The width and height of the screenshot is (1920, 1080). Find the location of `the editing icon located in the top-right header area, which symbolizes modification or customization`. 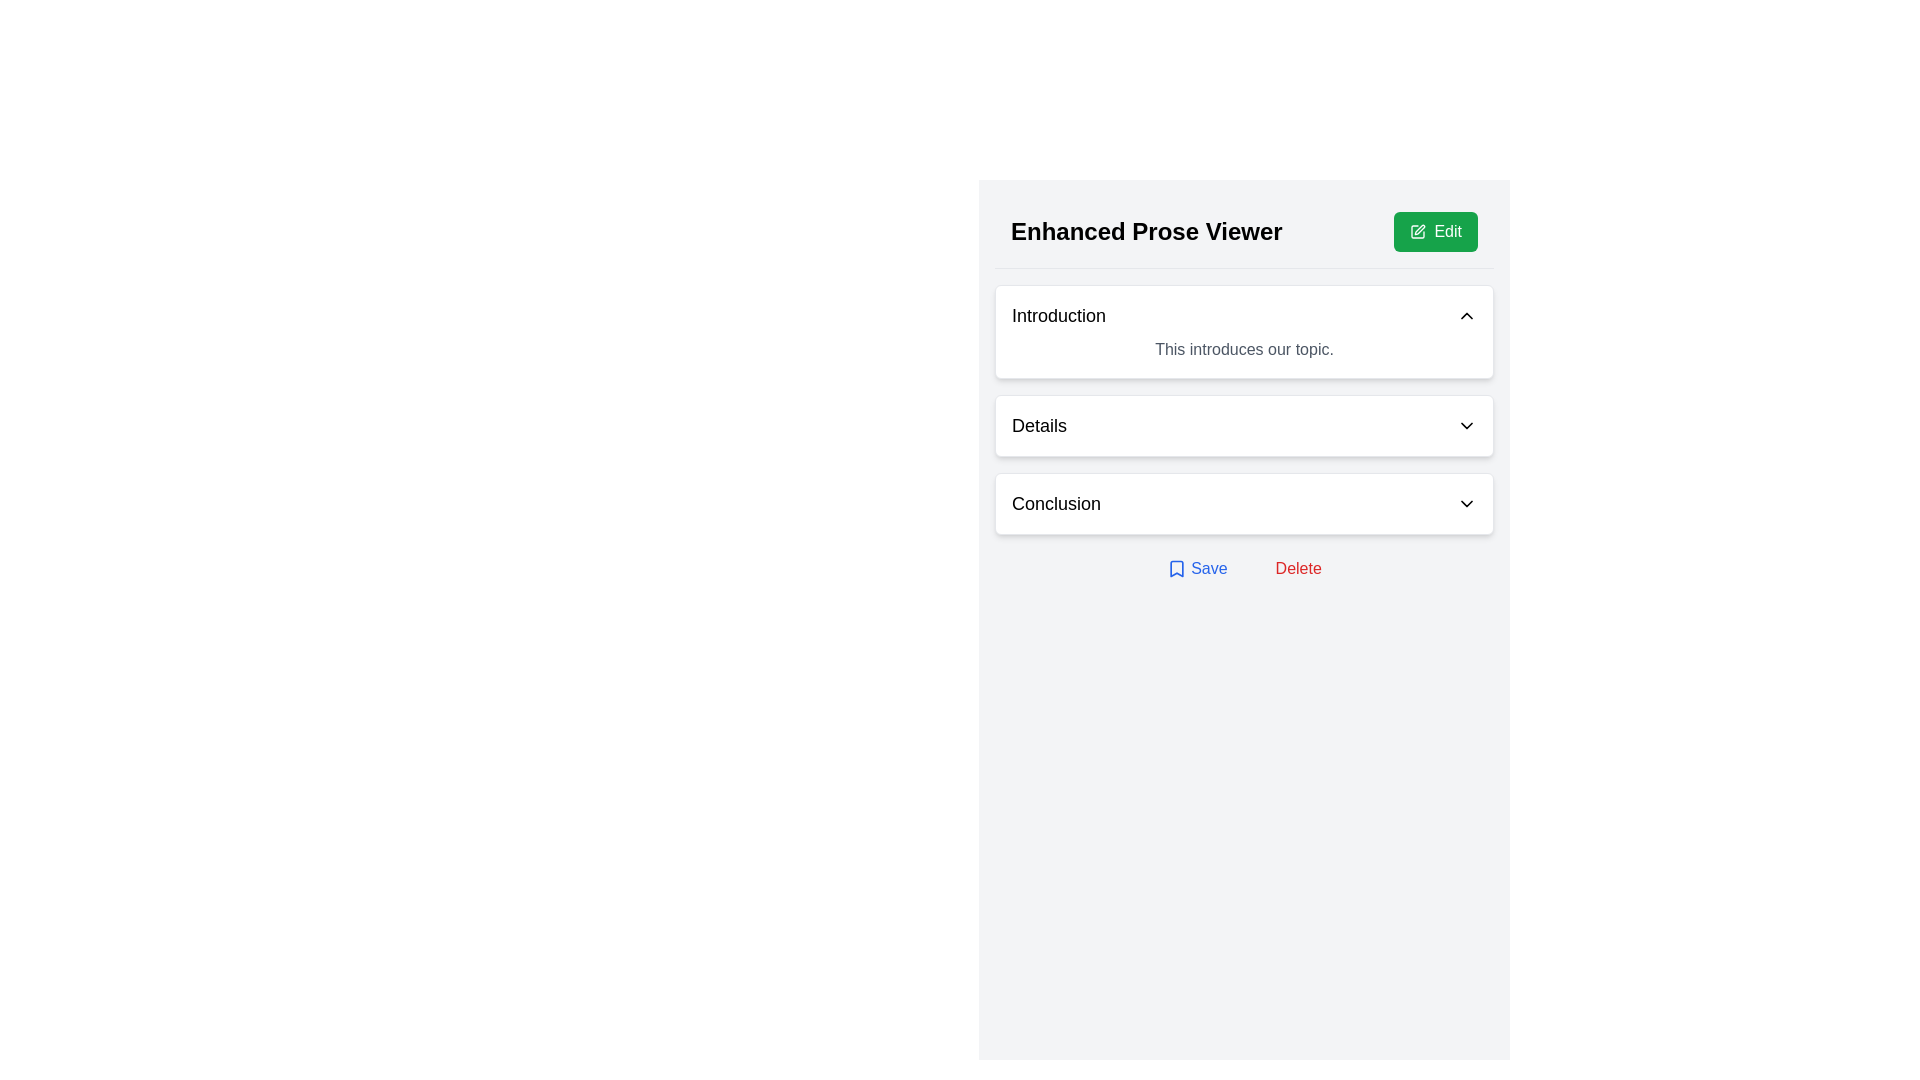

the editing icon located in the top-right header area, which symbolizes modification or customization is located at coordinates (1419, 229).